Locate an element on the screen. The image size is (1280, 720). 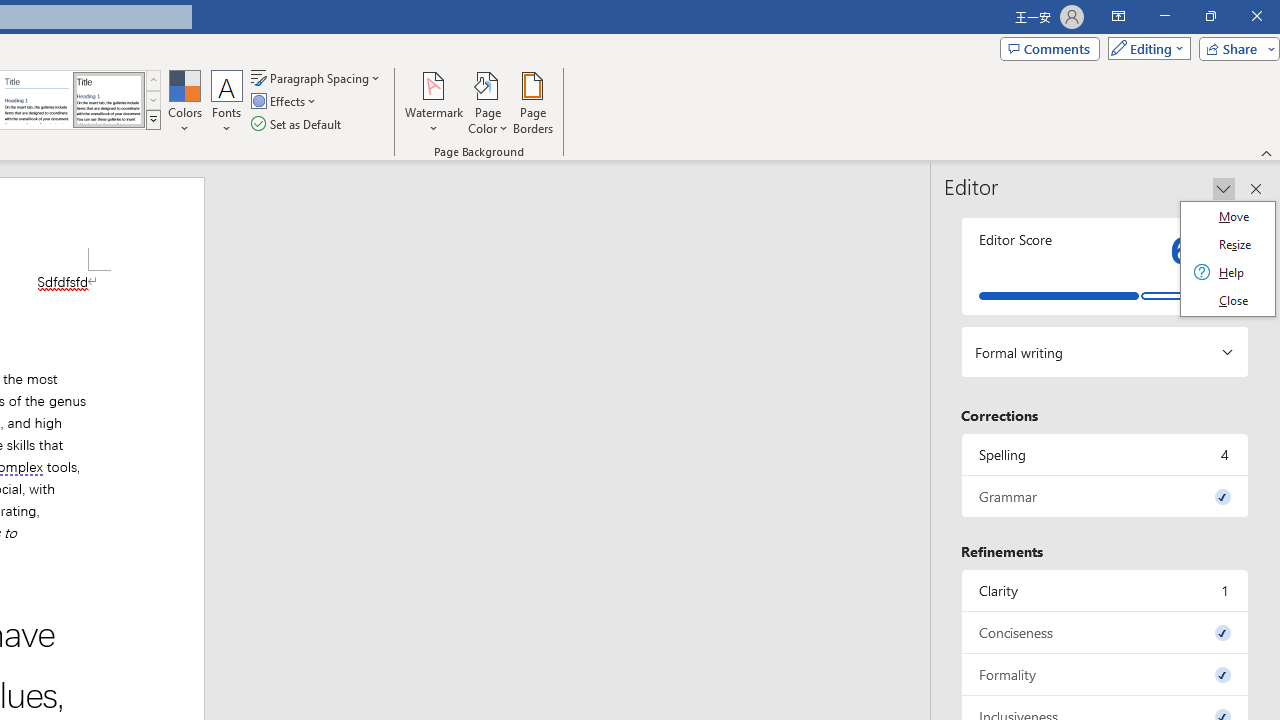
'Watermark' is located at coordinates (433, 103).